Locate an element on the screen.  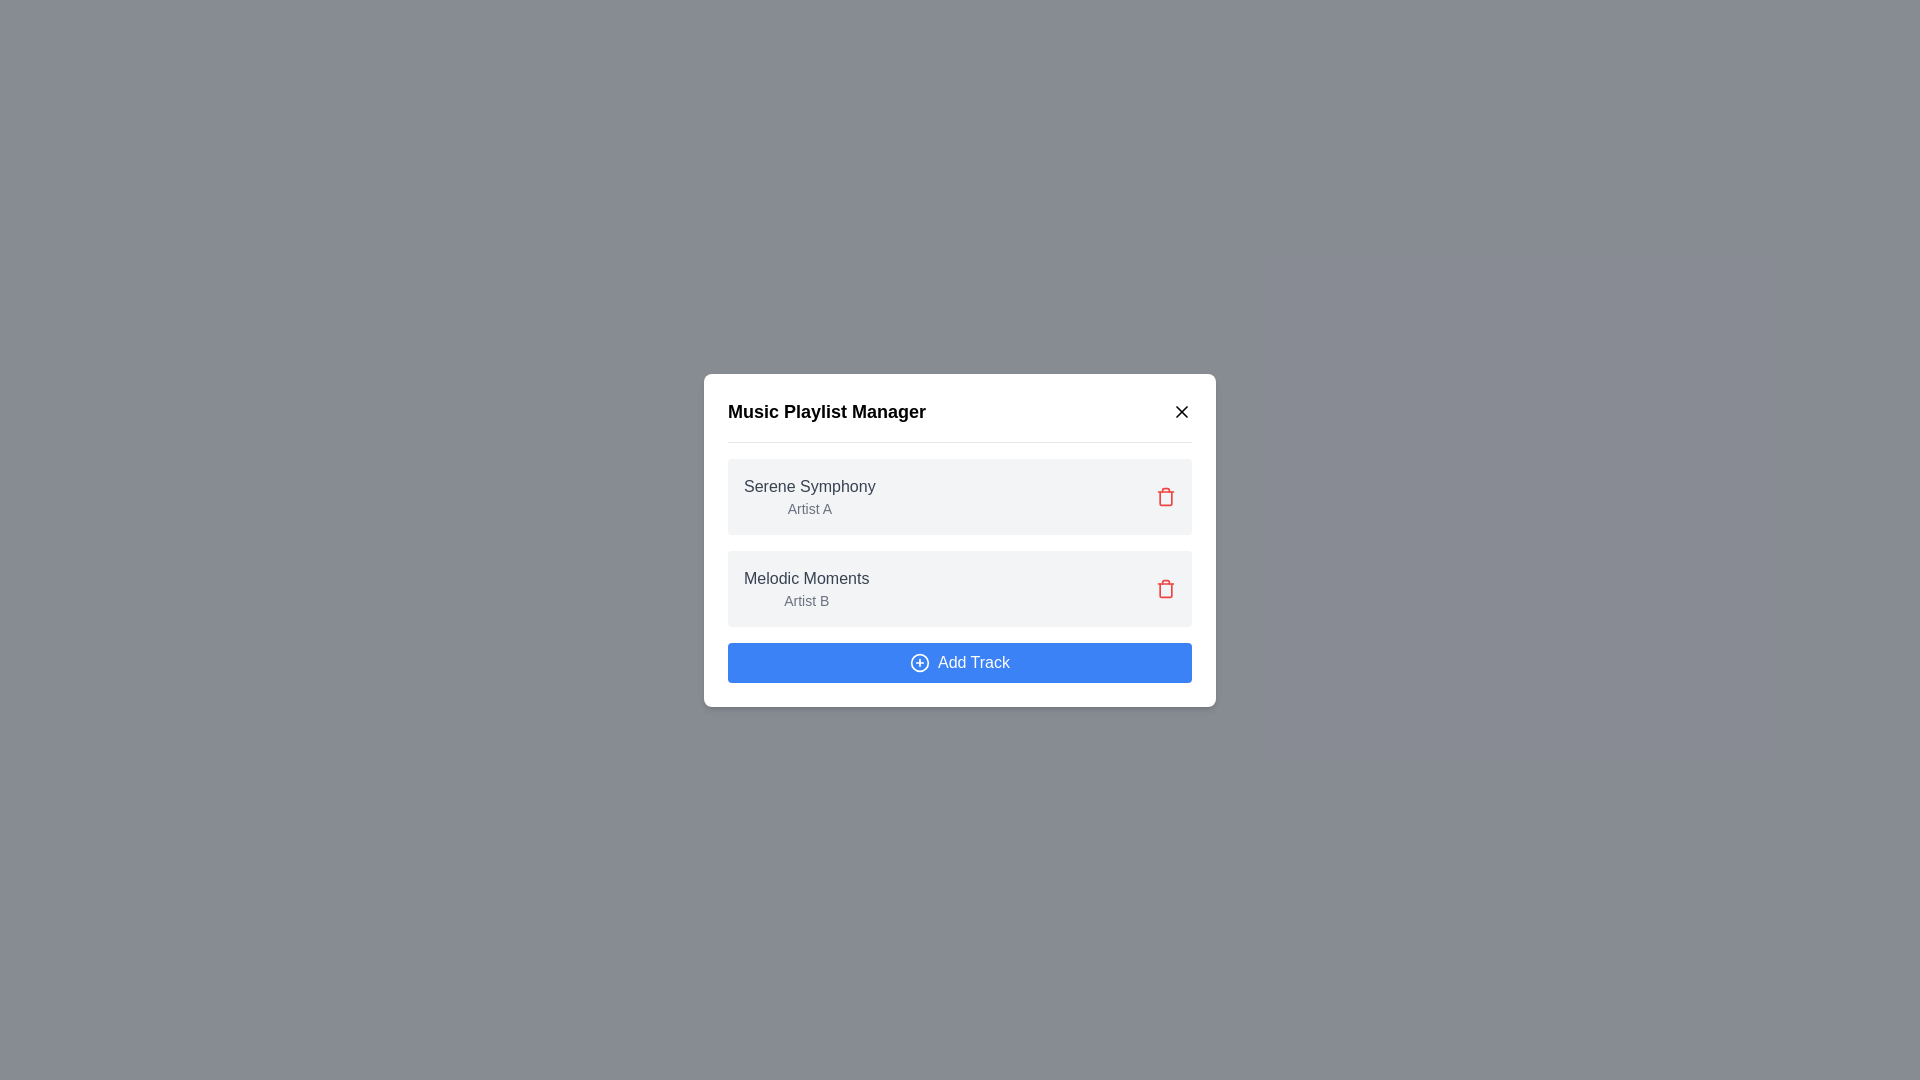
text from the Text Label titled 'Serene Symphony', which identifies the track in the first playlist entry is located at coordinates (809, 486).